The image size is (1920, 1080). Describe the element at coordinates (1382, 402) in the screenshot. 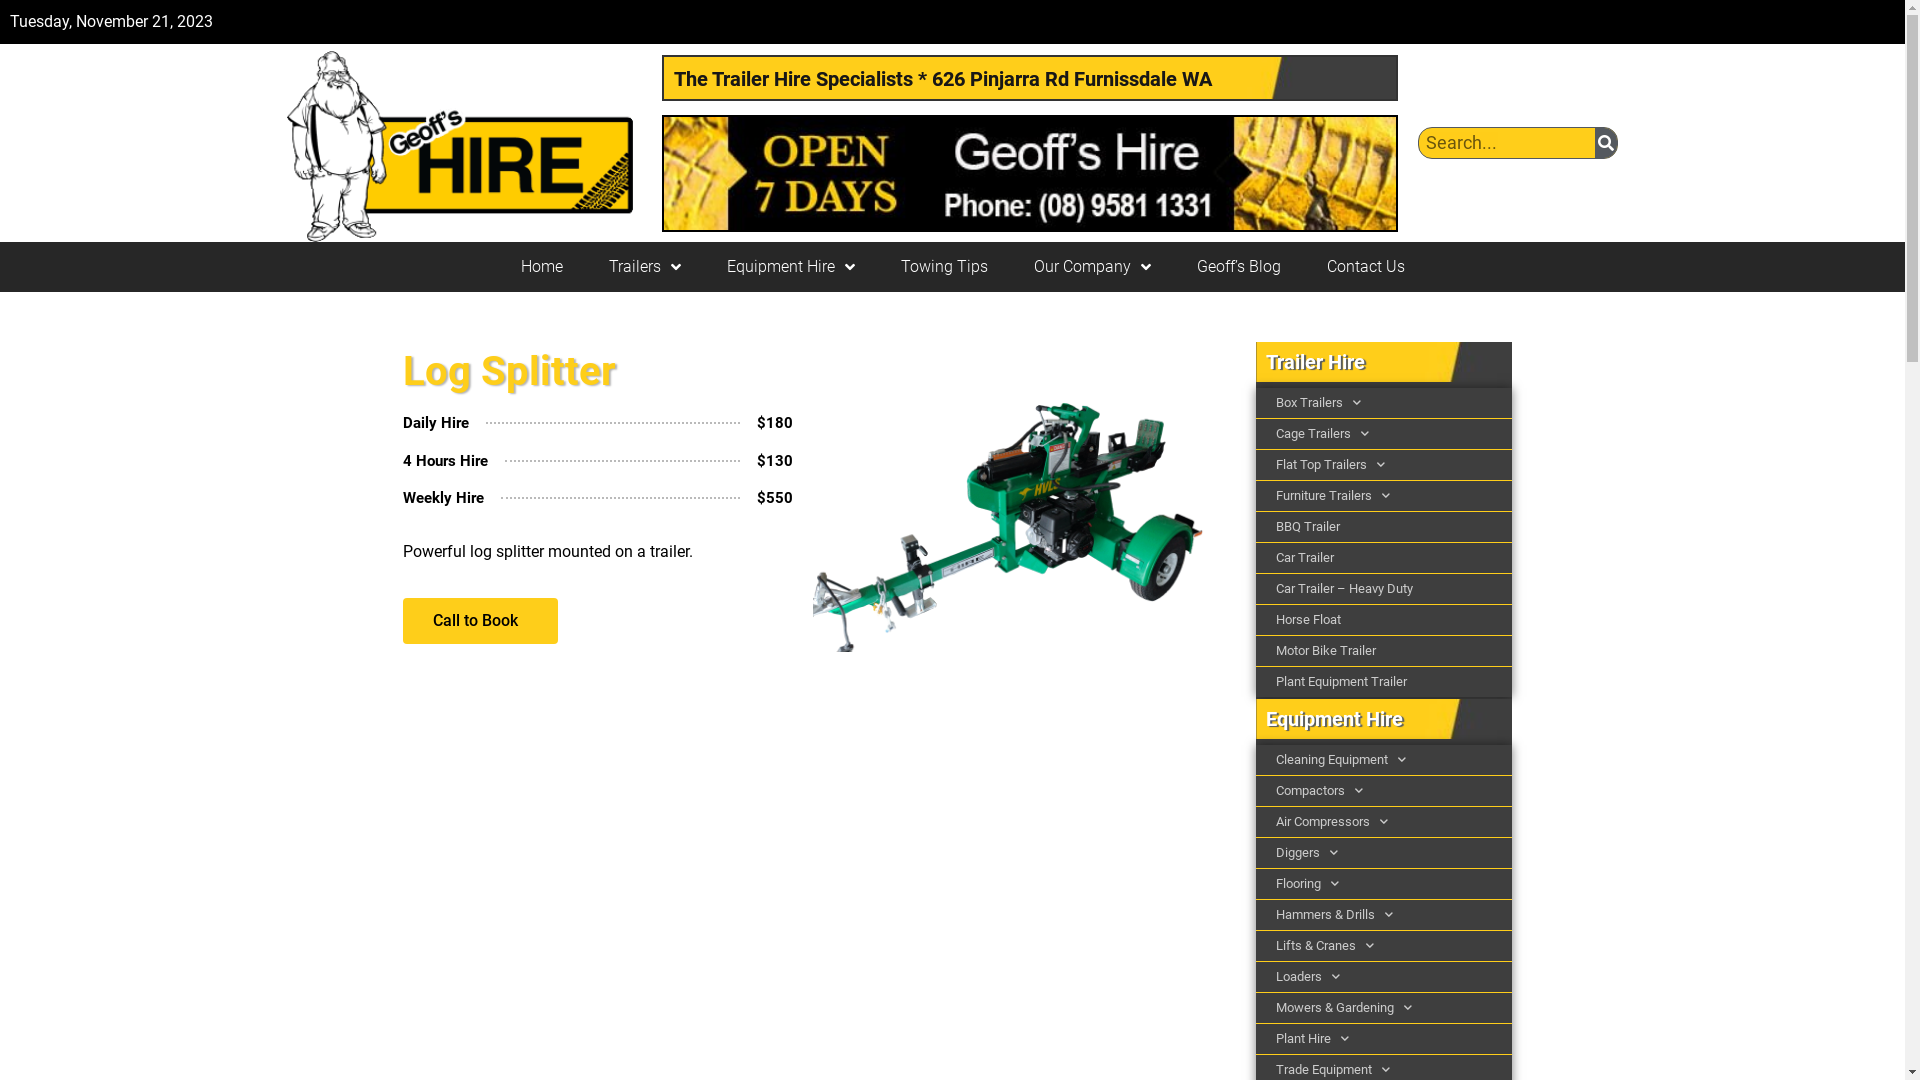

I see `'Box Trailers'` at that location.